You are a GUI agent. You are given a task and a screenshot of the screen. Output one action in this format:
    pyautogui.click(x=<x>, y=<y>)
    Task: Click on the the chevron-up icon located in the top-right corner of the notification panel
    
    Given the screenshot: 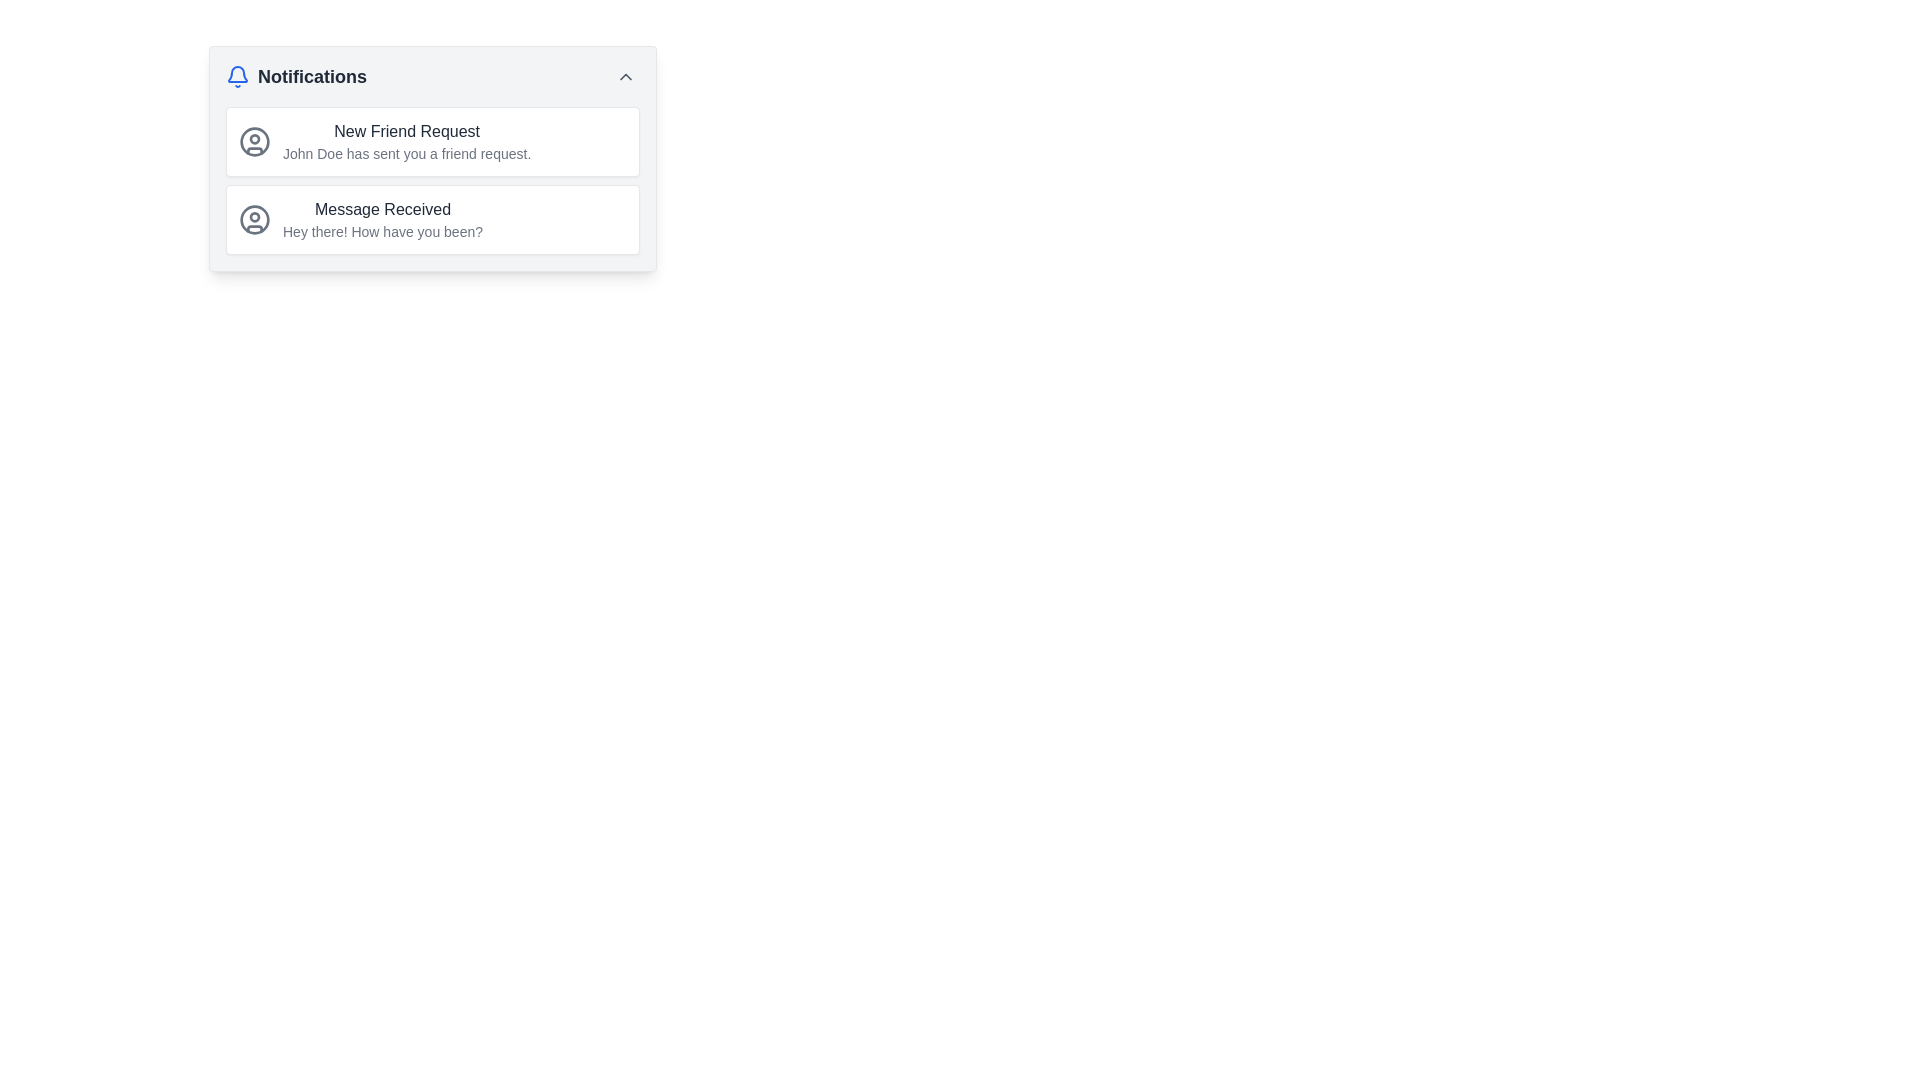 What is the action you would take?
    pyautogui.click(x=624, y=76)
    